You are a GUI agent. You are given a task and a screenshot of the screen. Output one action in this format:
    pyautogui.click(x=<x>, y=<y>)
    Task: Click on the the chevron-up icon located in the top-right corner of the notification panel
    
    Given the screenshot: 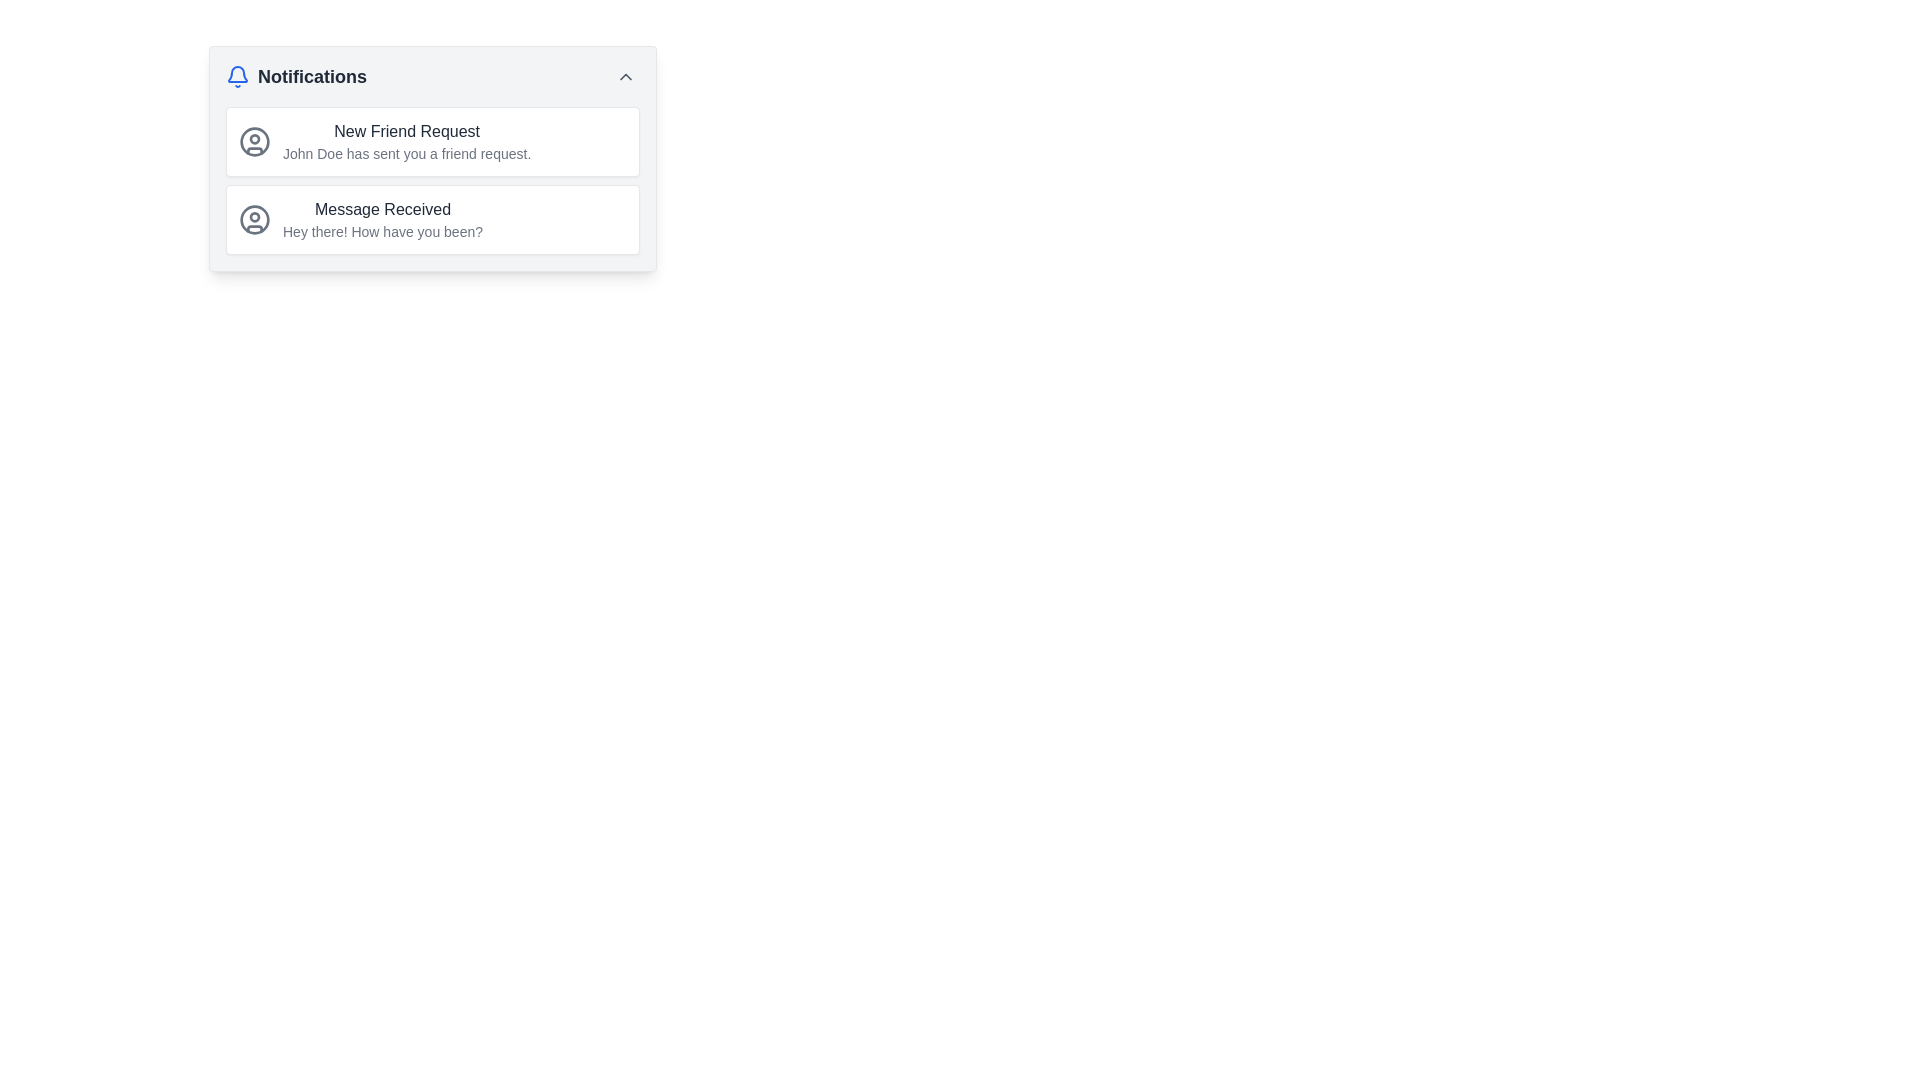 What is the action you would take?
    pyautogui.click(x=624, y=76)
    